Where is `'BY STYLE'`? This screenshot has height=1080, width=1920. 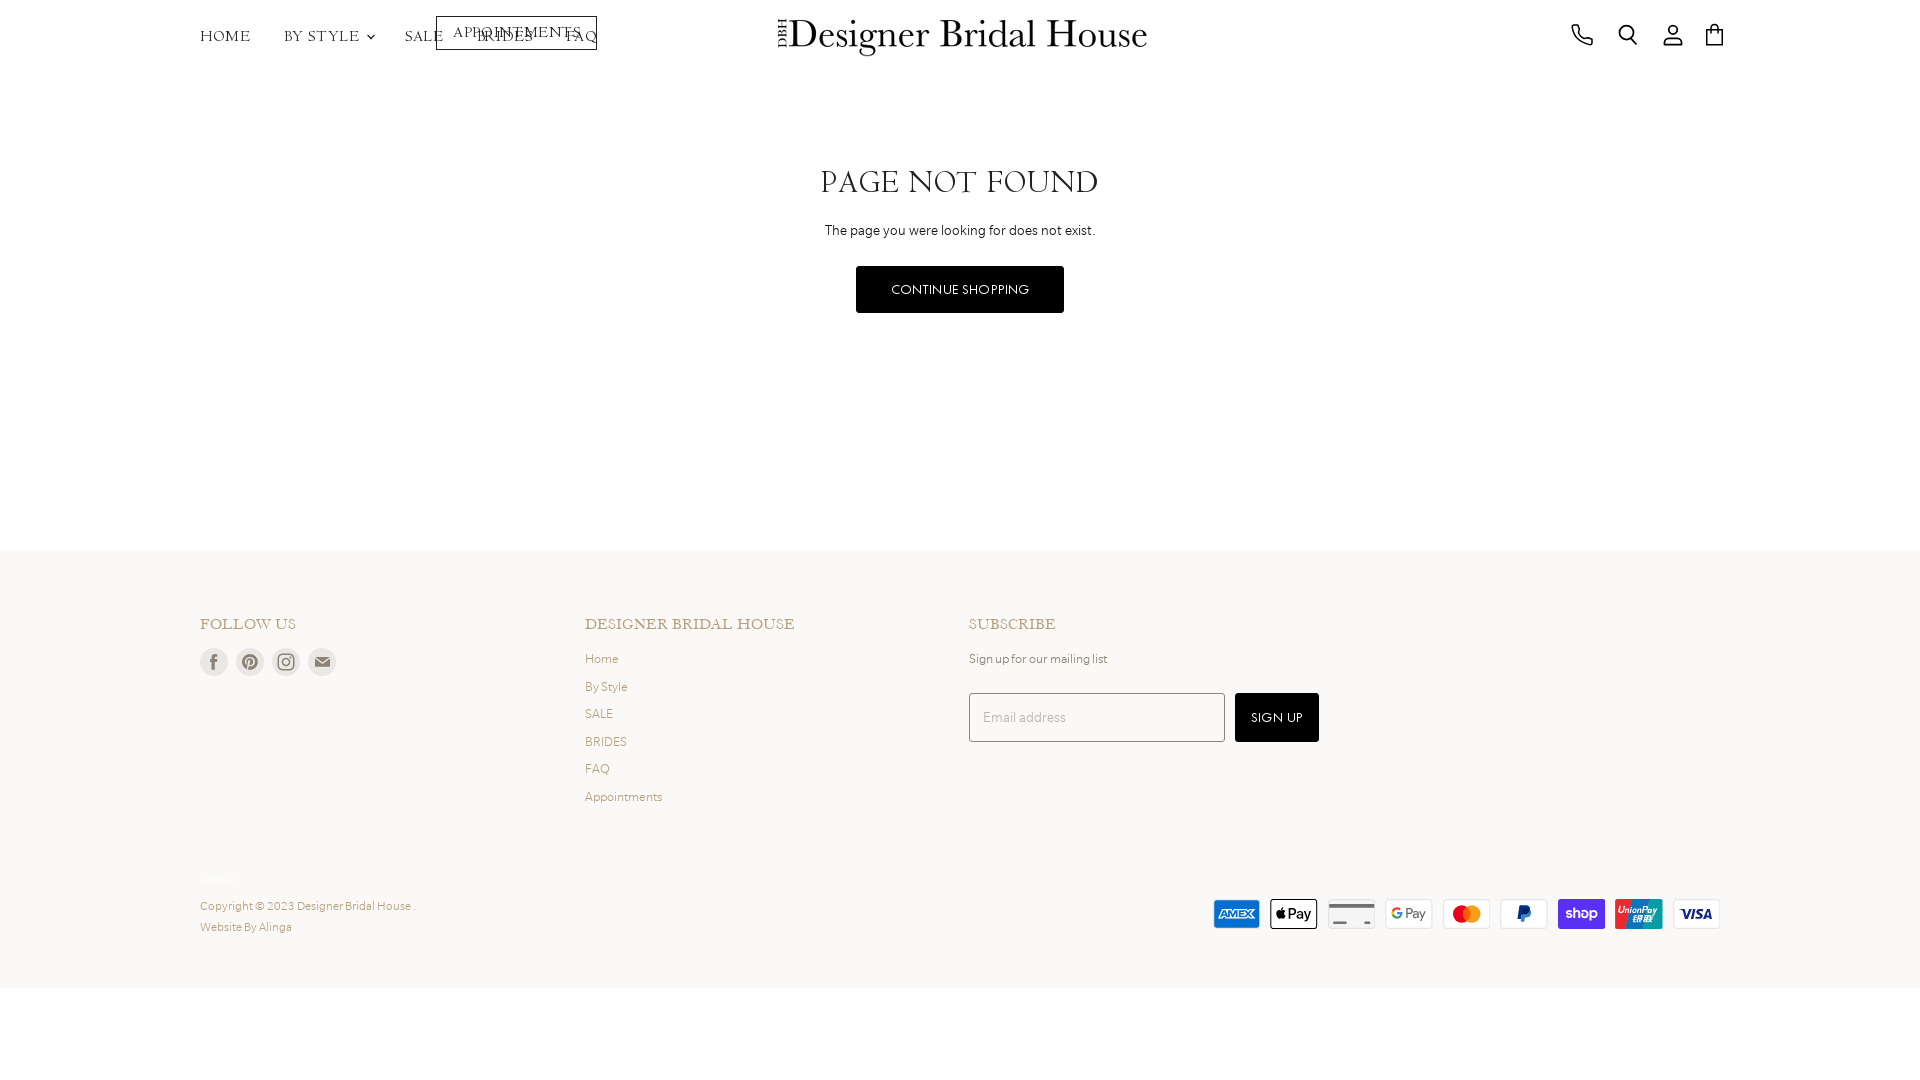 'BY STYLE' is located at coordinates (328, 36).